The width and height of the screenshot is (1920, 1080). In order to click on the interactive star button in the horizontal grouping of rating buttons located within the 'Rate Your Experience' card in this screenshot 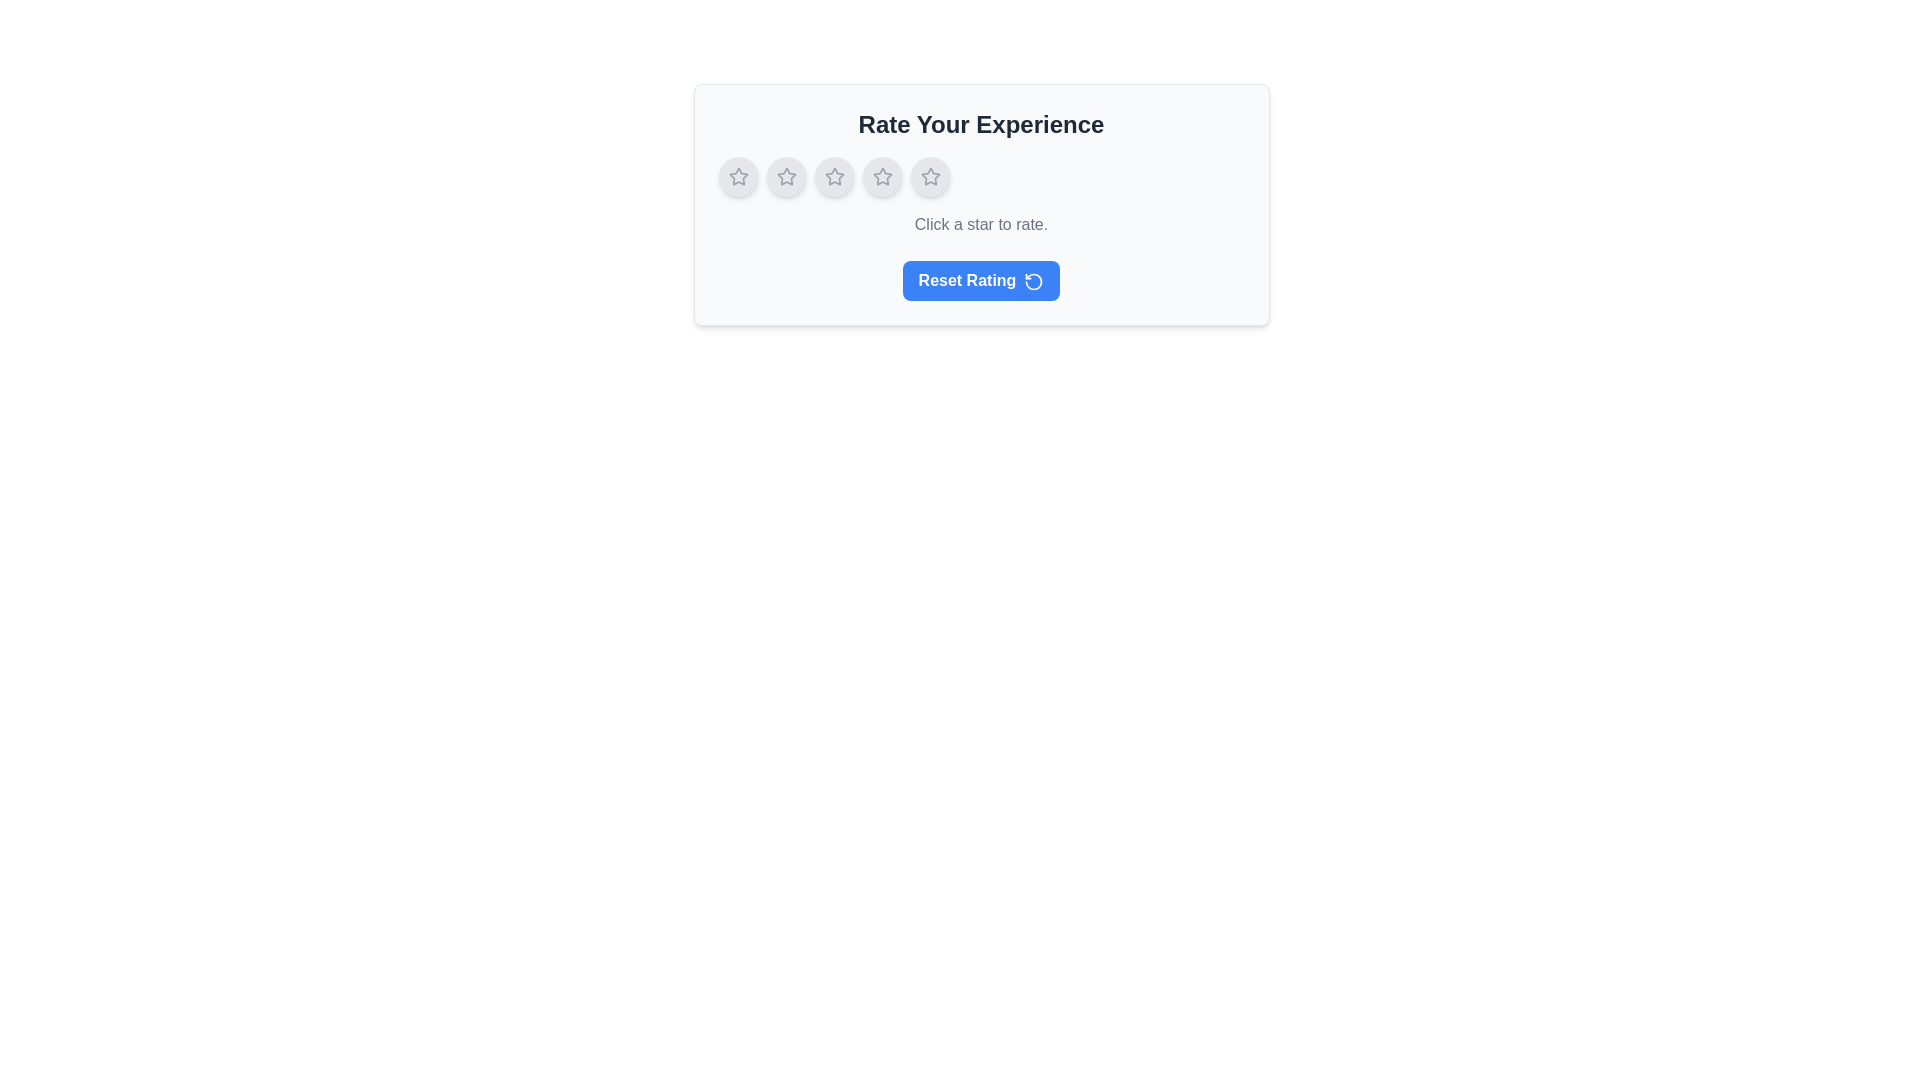, I will do `click(981, 176)`.